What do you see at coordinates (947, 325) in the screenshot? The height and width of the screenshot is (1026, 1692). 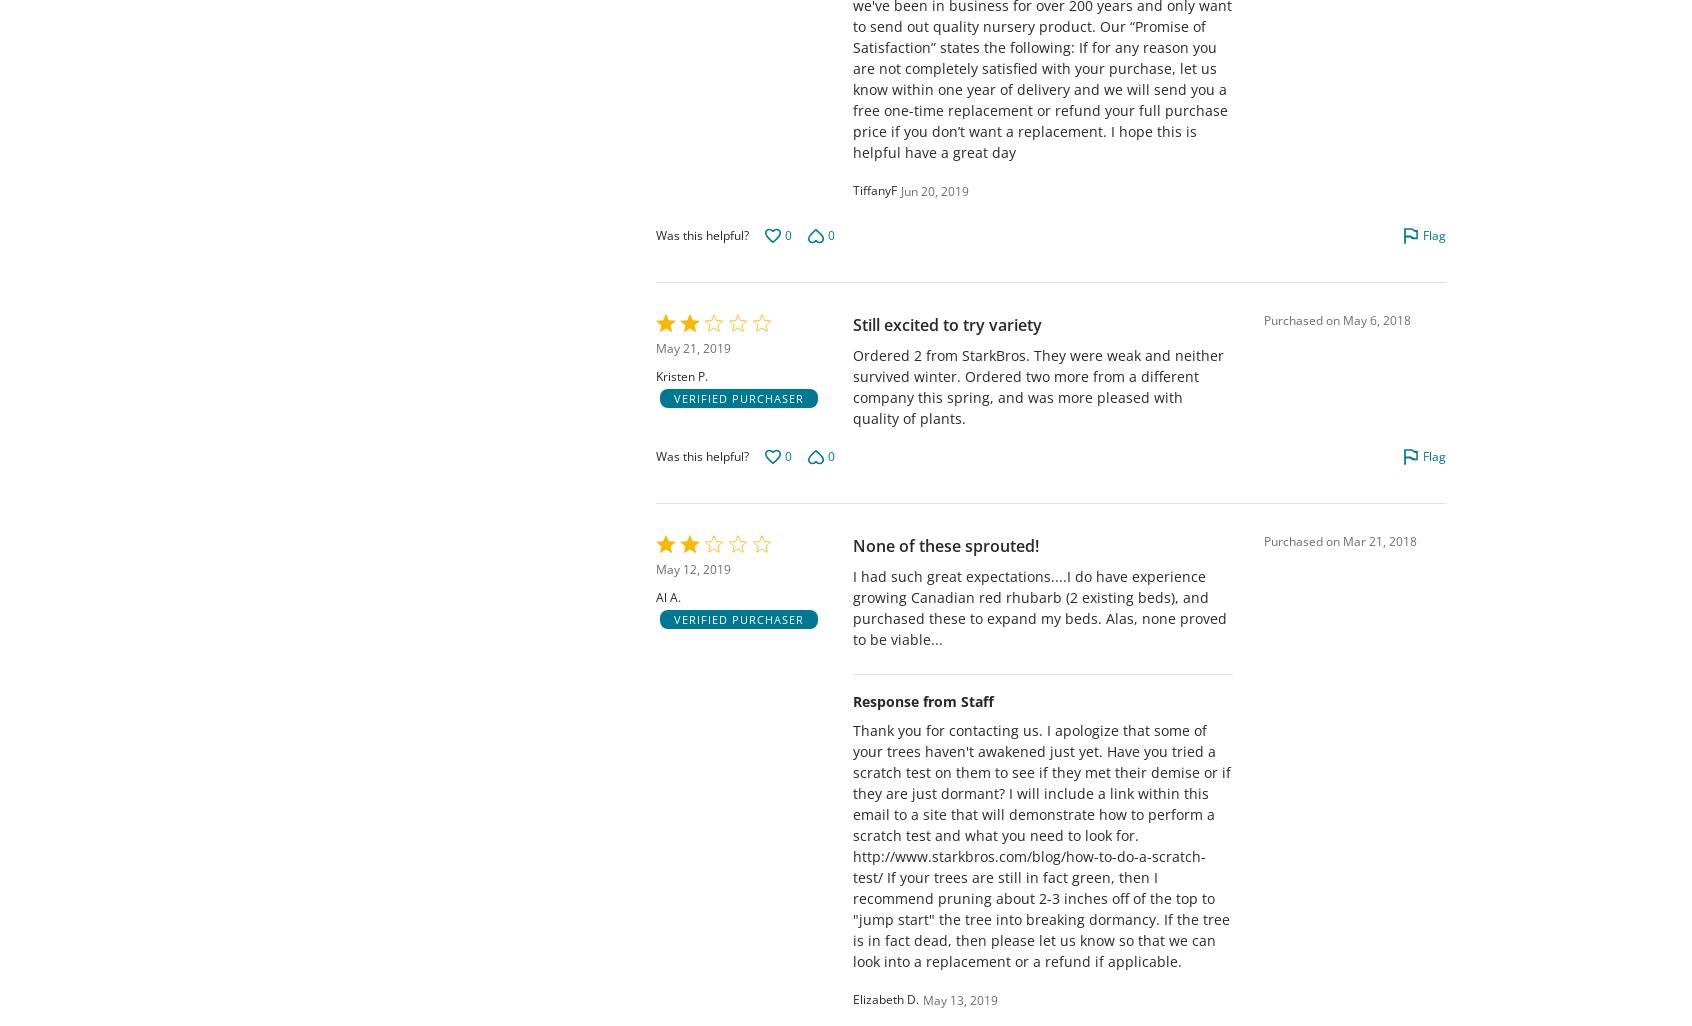 I see `'Still excited to try variety'` at bounding box center [947, 325].